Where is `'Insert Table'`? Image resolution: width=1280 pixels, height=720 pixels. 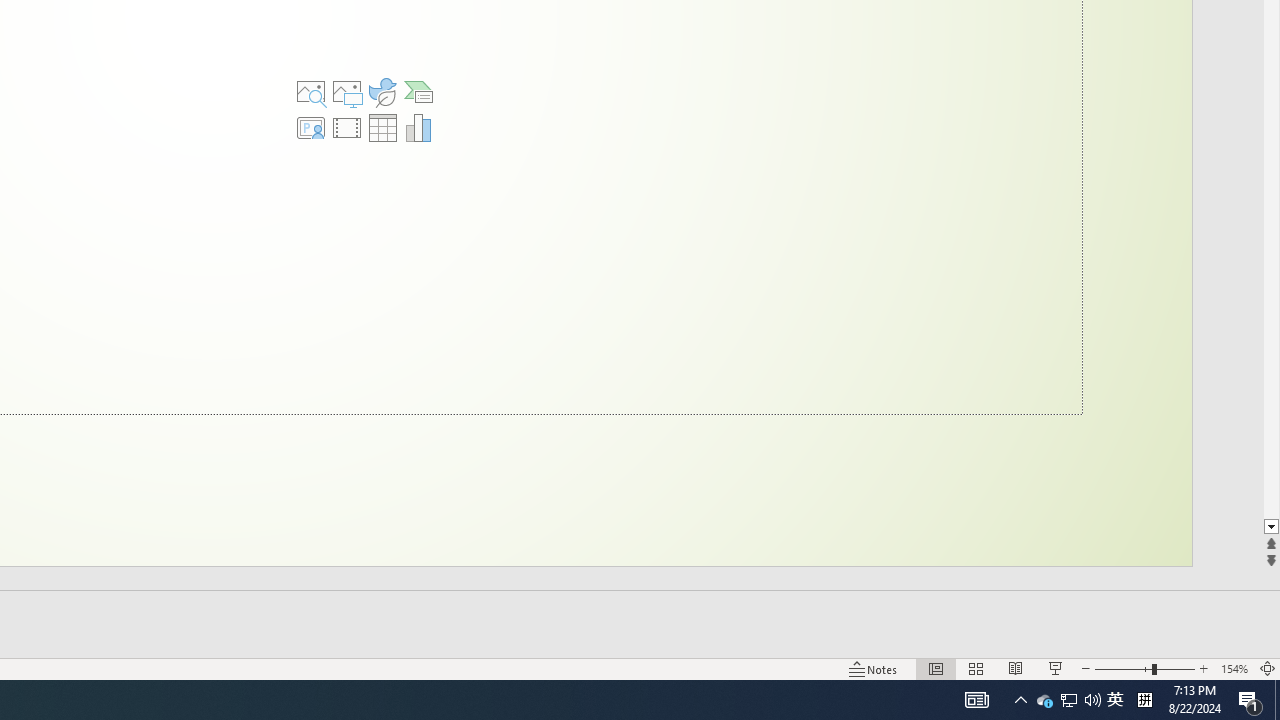 'Insert Table' is located at coordinates (383, 128).